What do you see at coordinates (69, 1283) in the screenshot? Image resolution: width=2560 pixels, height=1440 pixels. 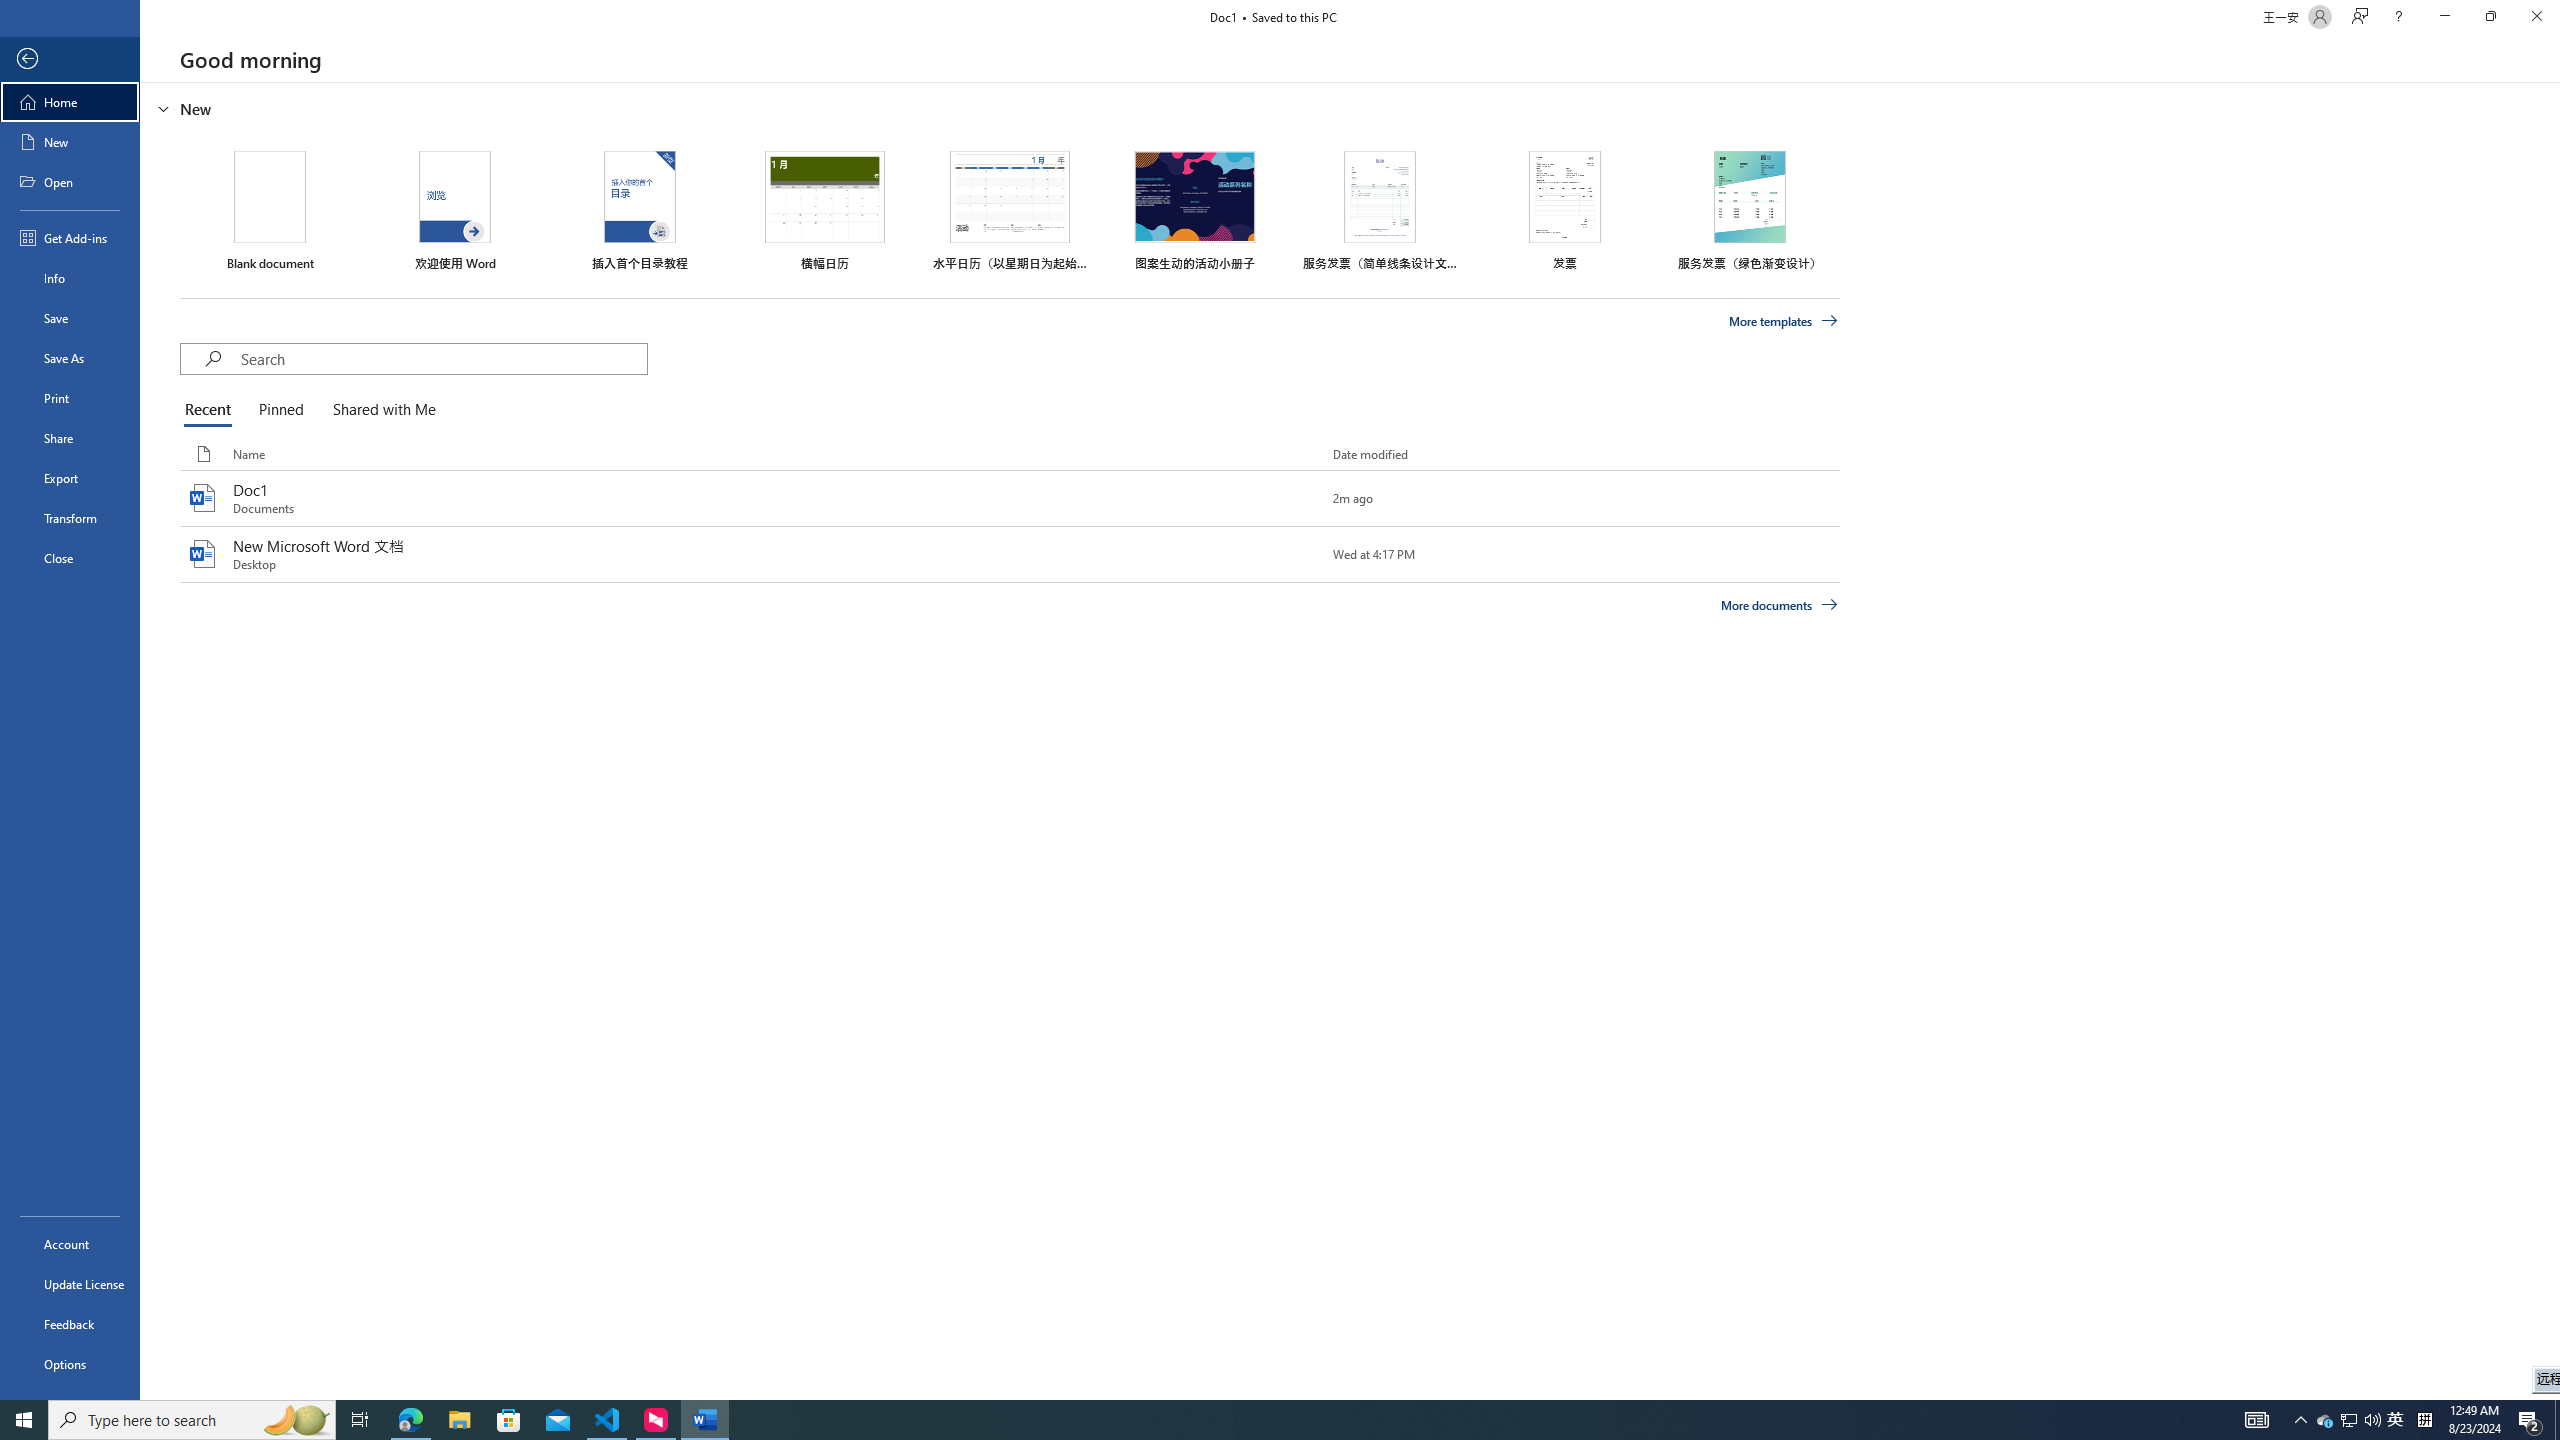 I see `'Update License'` at bounding box center [69, 1283].